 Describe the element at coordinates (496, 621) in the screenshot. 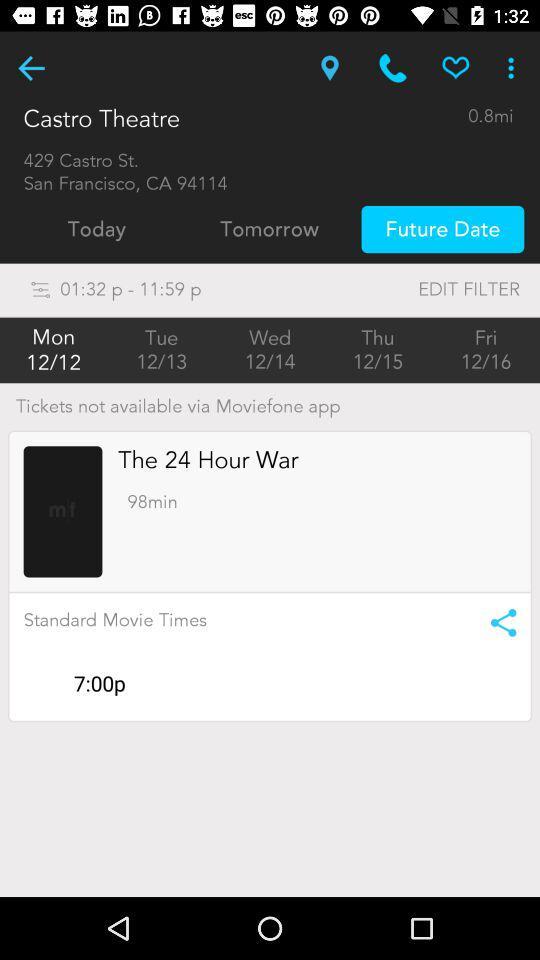

I see `the item below the fri` at that location.